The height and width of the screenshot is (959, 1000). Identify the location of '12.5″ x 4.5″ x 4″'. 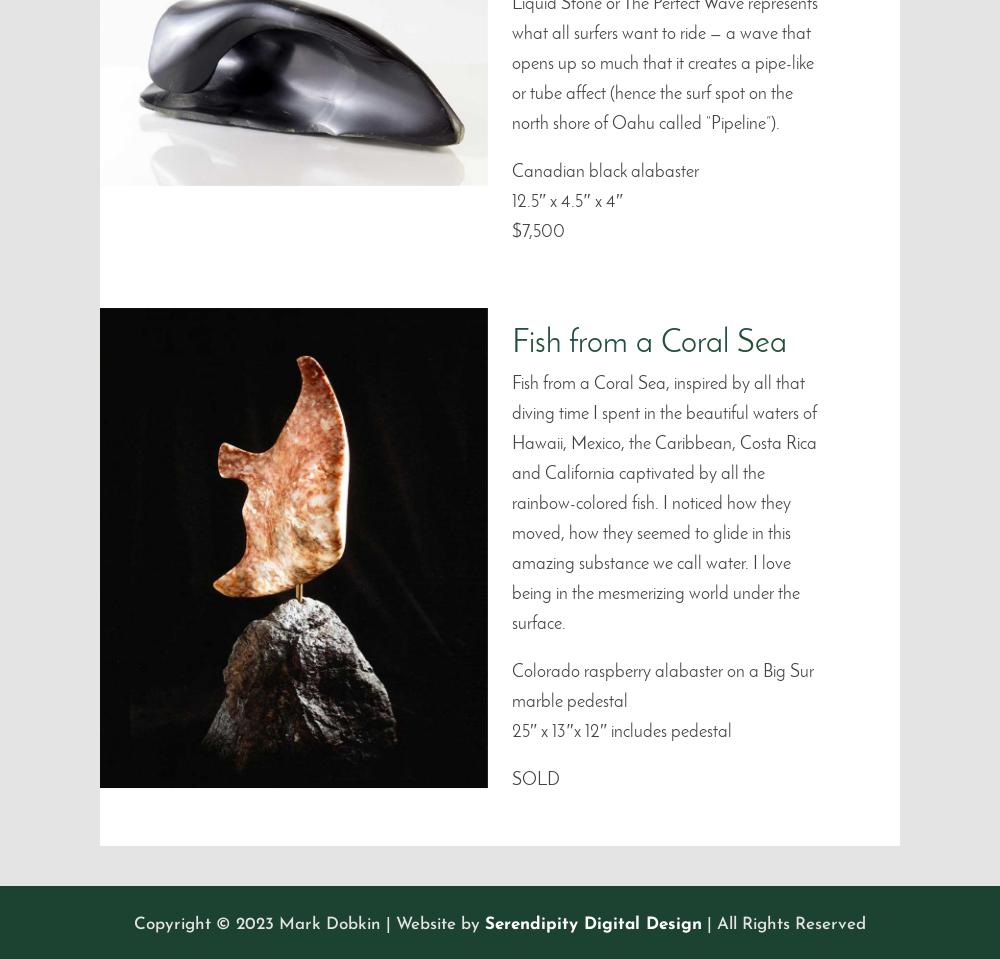
(566, 200).